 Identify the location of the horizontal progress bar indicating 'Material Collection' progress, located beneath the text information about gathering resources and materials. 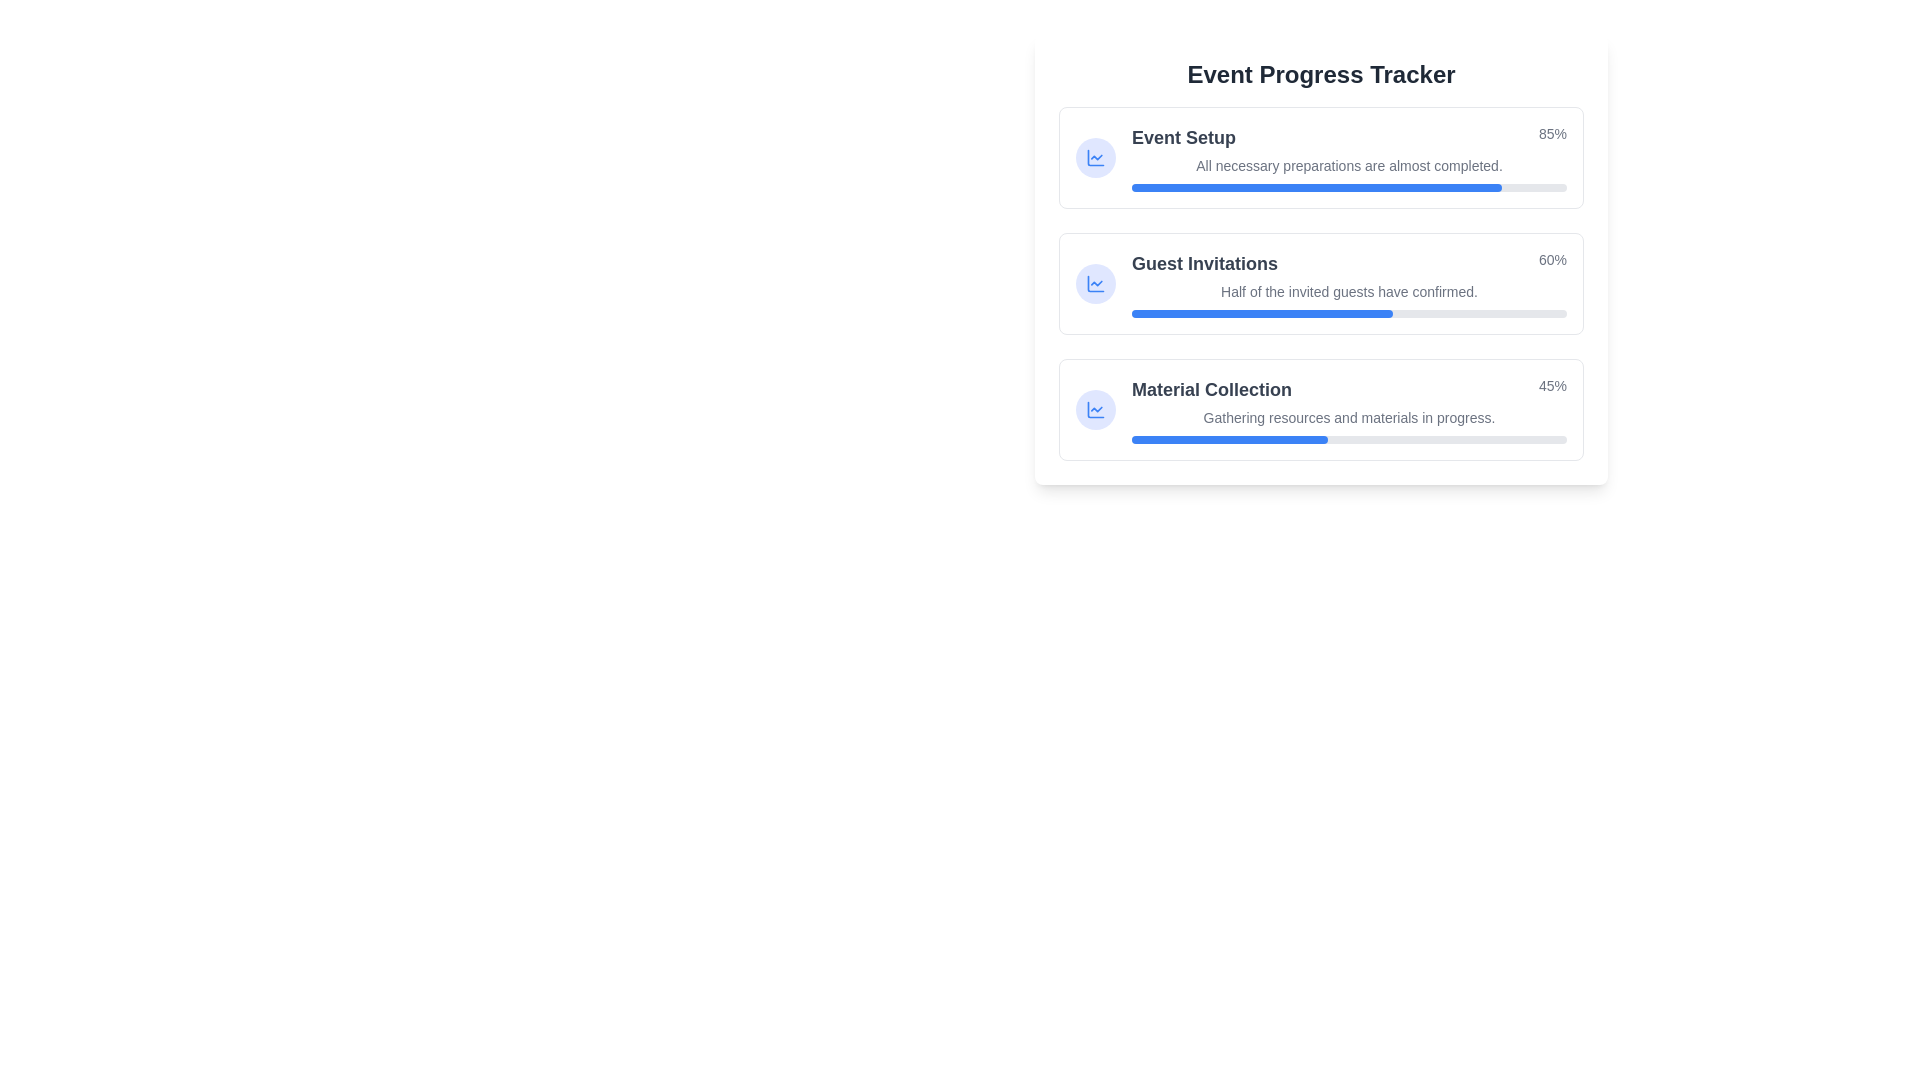
(1349, 438).